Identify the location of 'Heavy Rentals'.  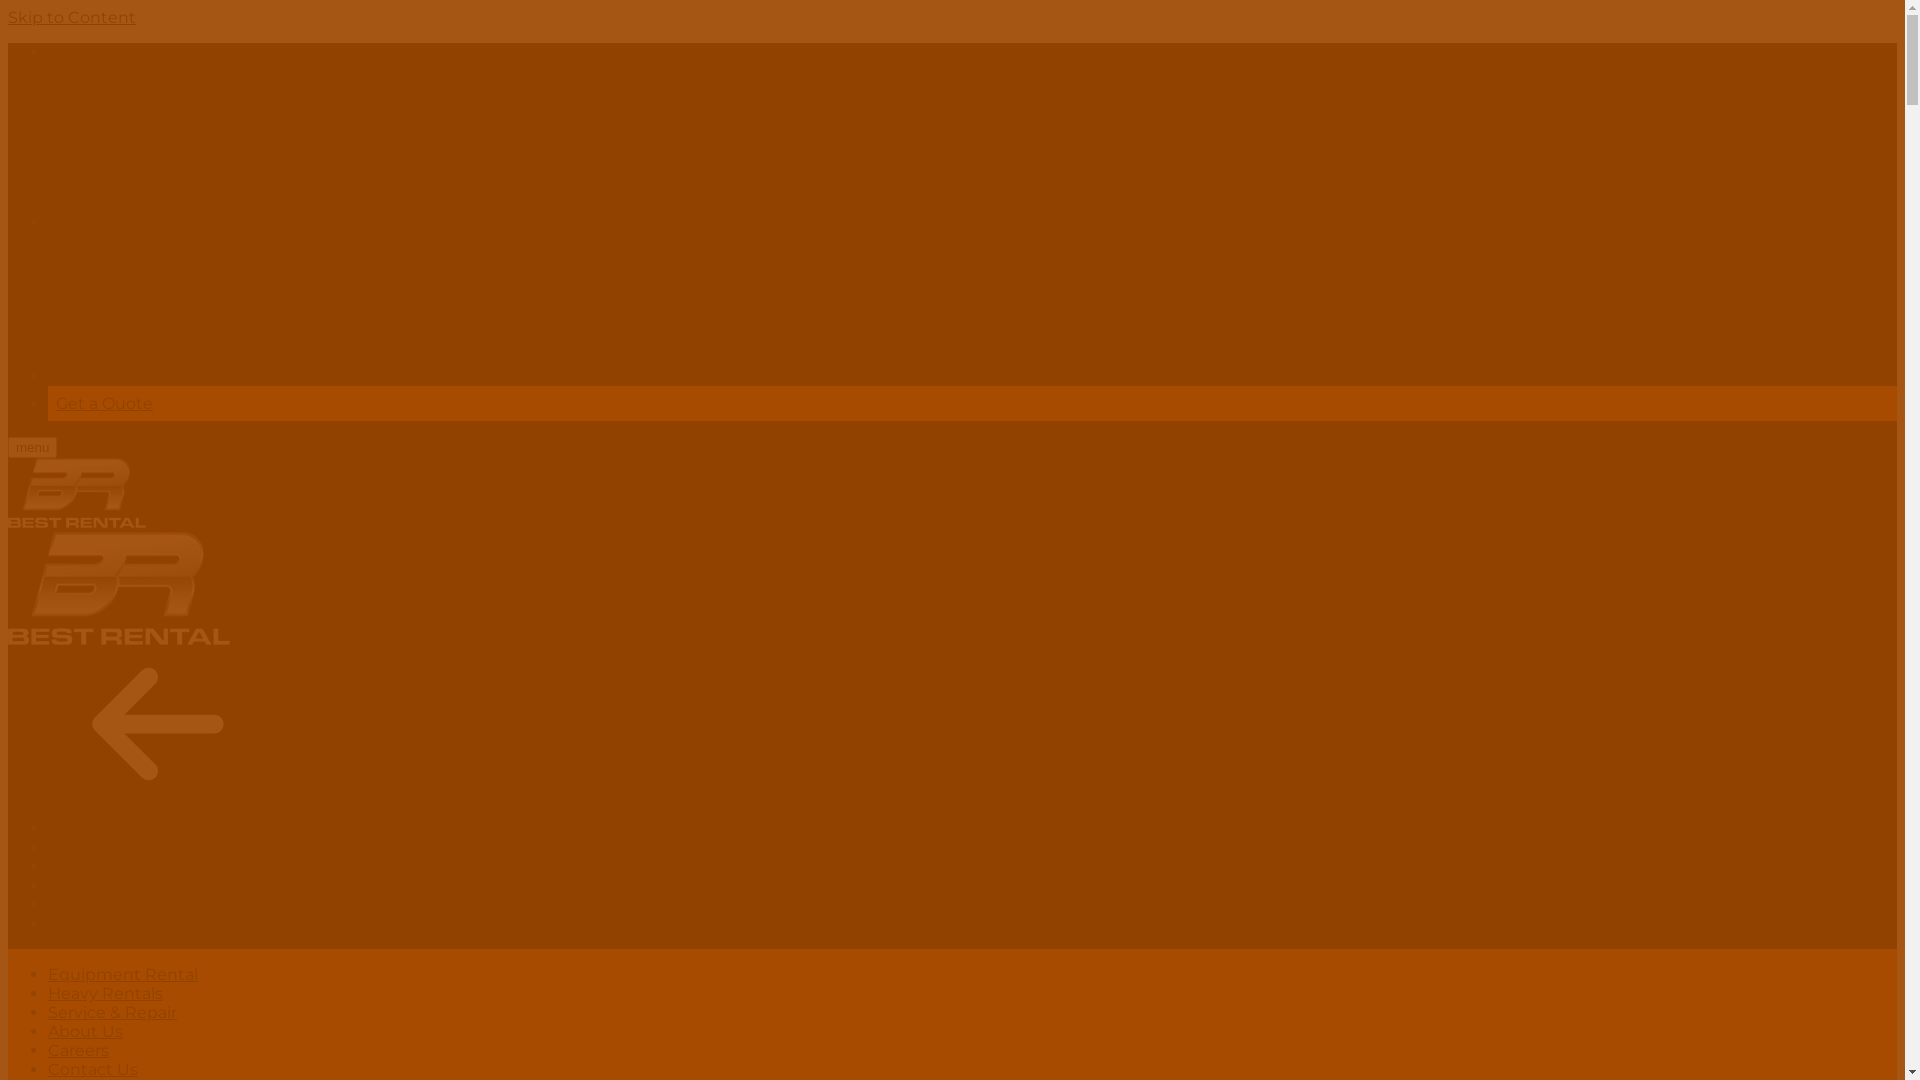
(104, 847).